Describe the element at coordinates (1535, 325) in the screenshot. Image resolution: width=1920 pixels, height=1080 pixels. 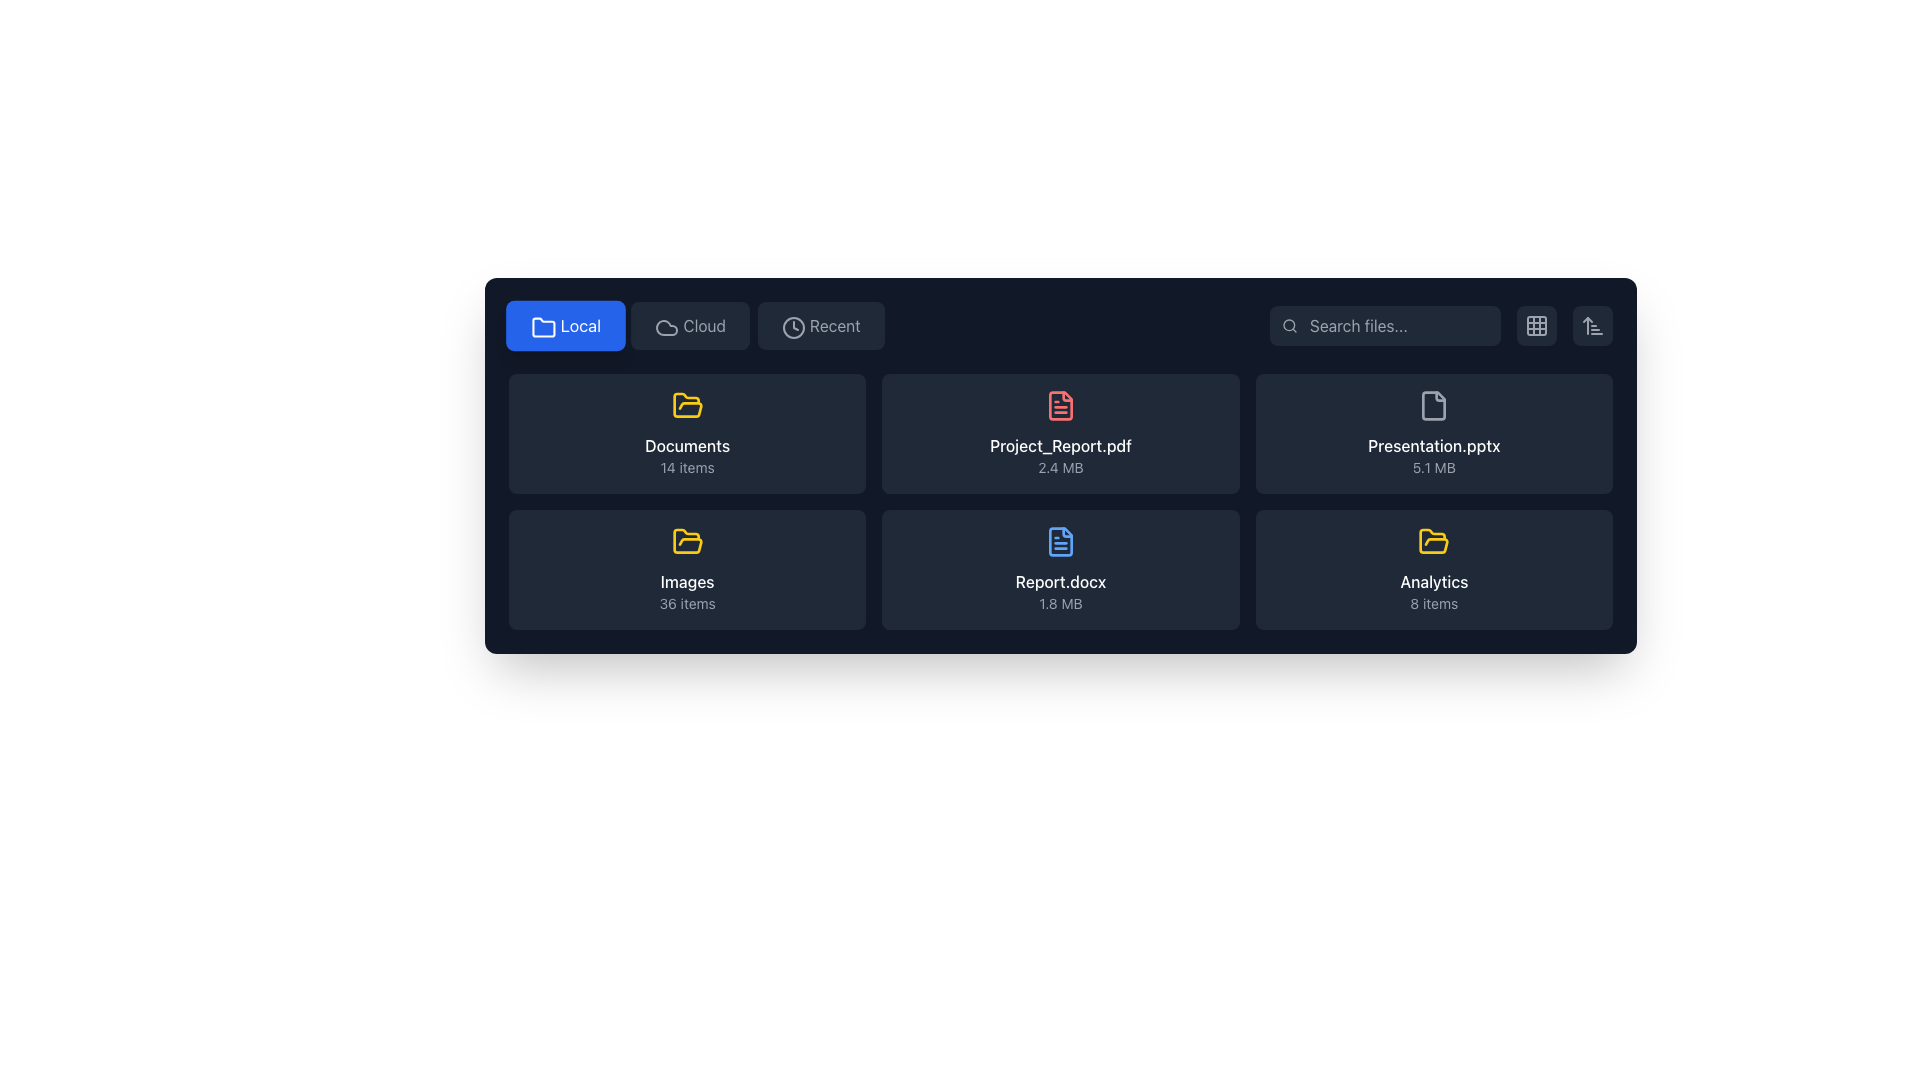
I see `the grid icon button with a dark gray background` at that location.